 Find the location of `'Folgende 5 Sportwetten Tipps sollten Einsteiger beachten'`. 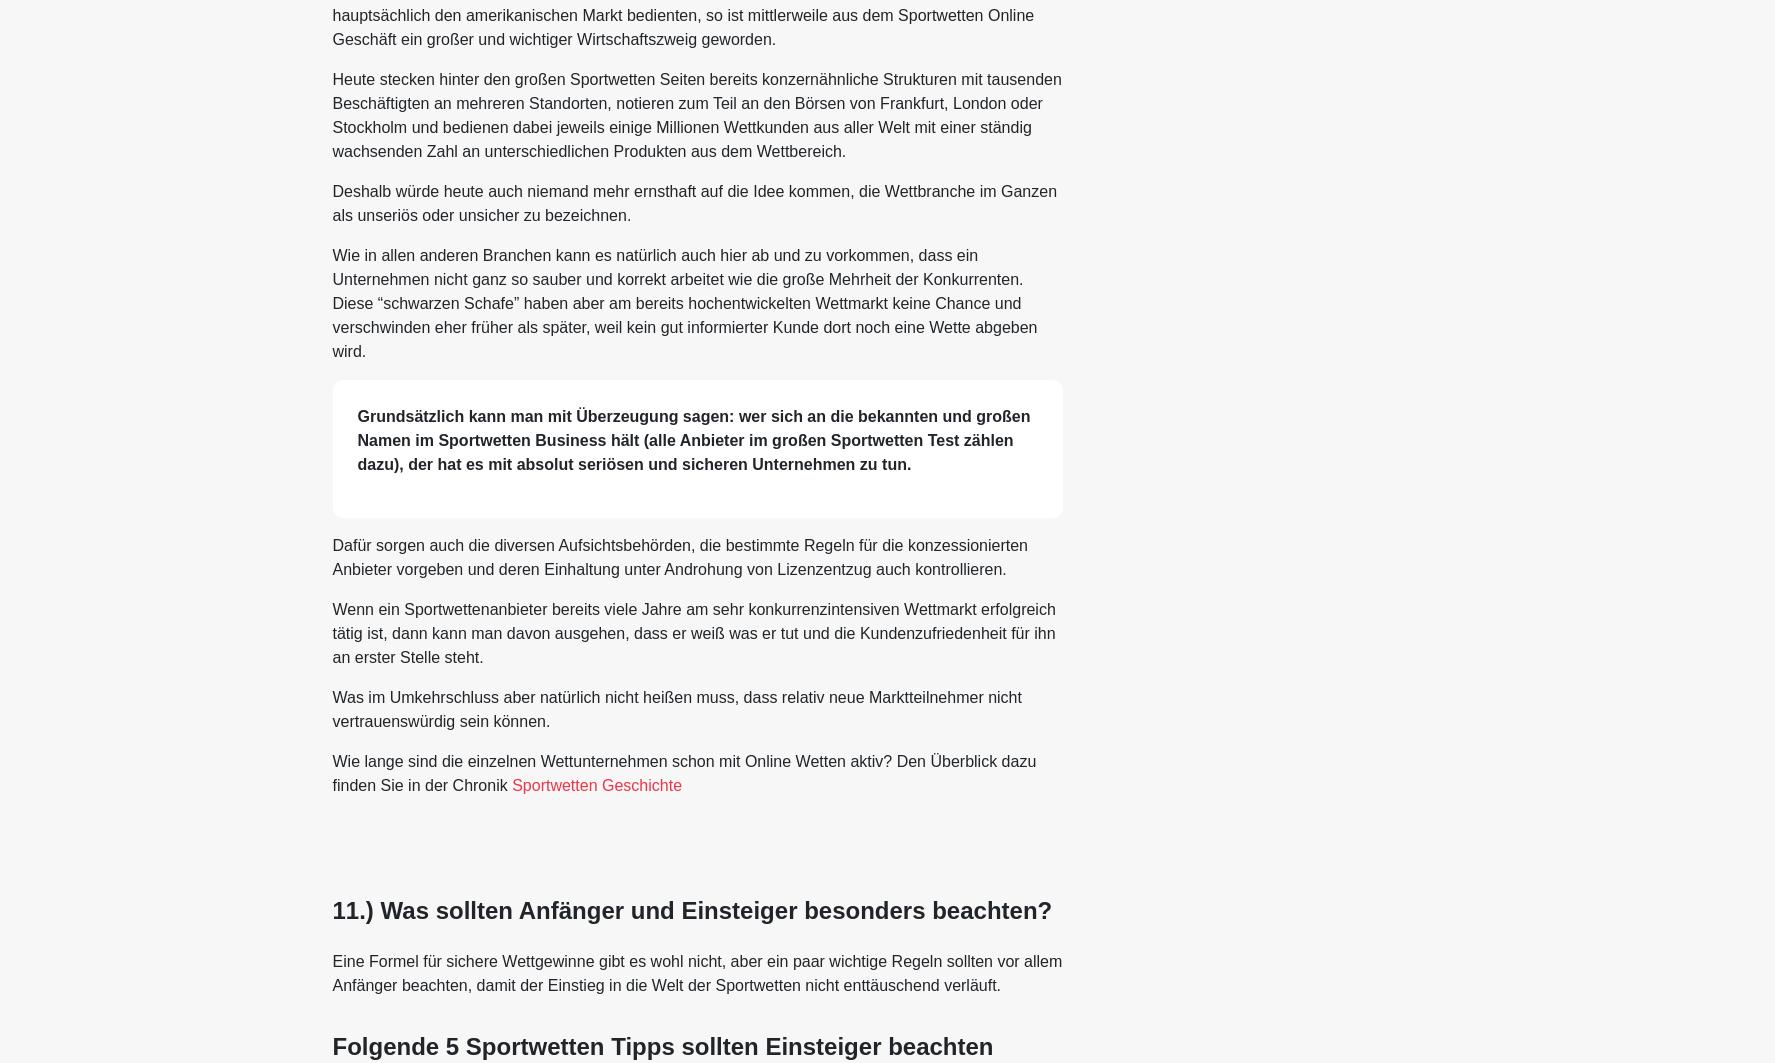

'Folgende 5 Sportwetten Tipps sollten Einsteiger beachten' is located at coordinates (330, 1045).